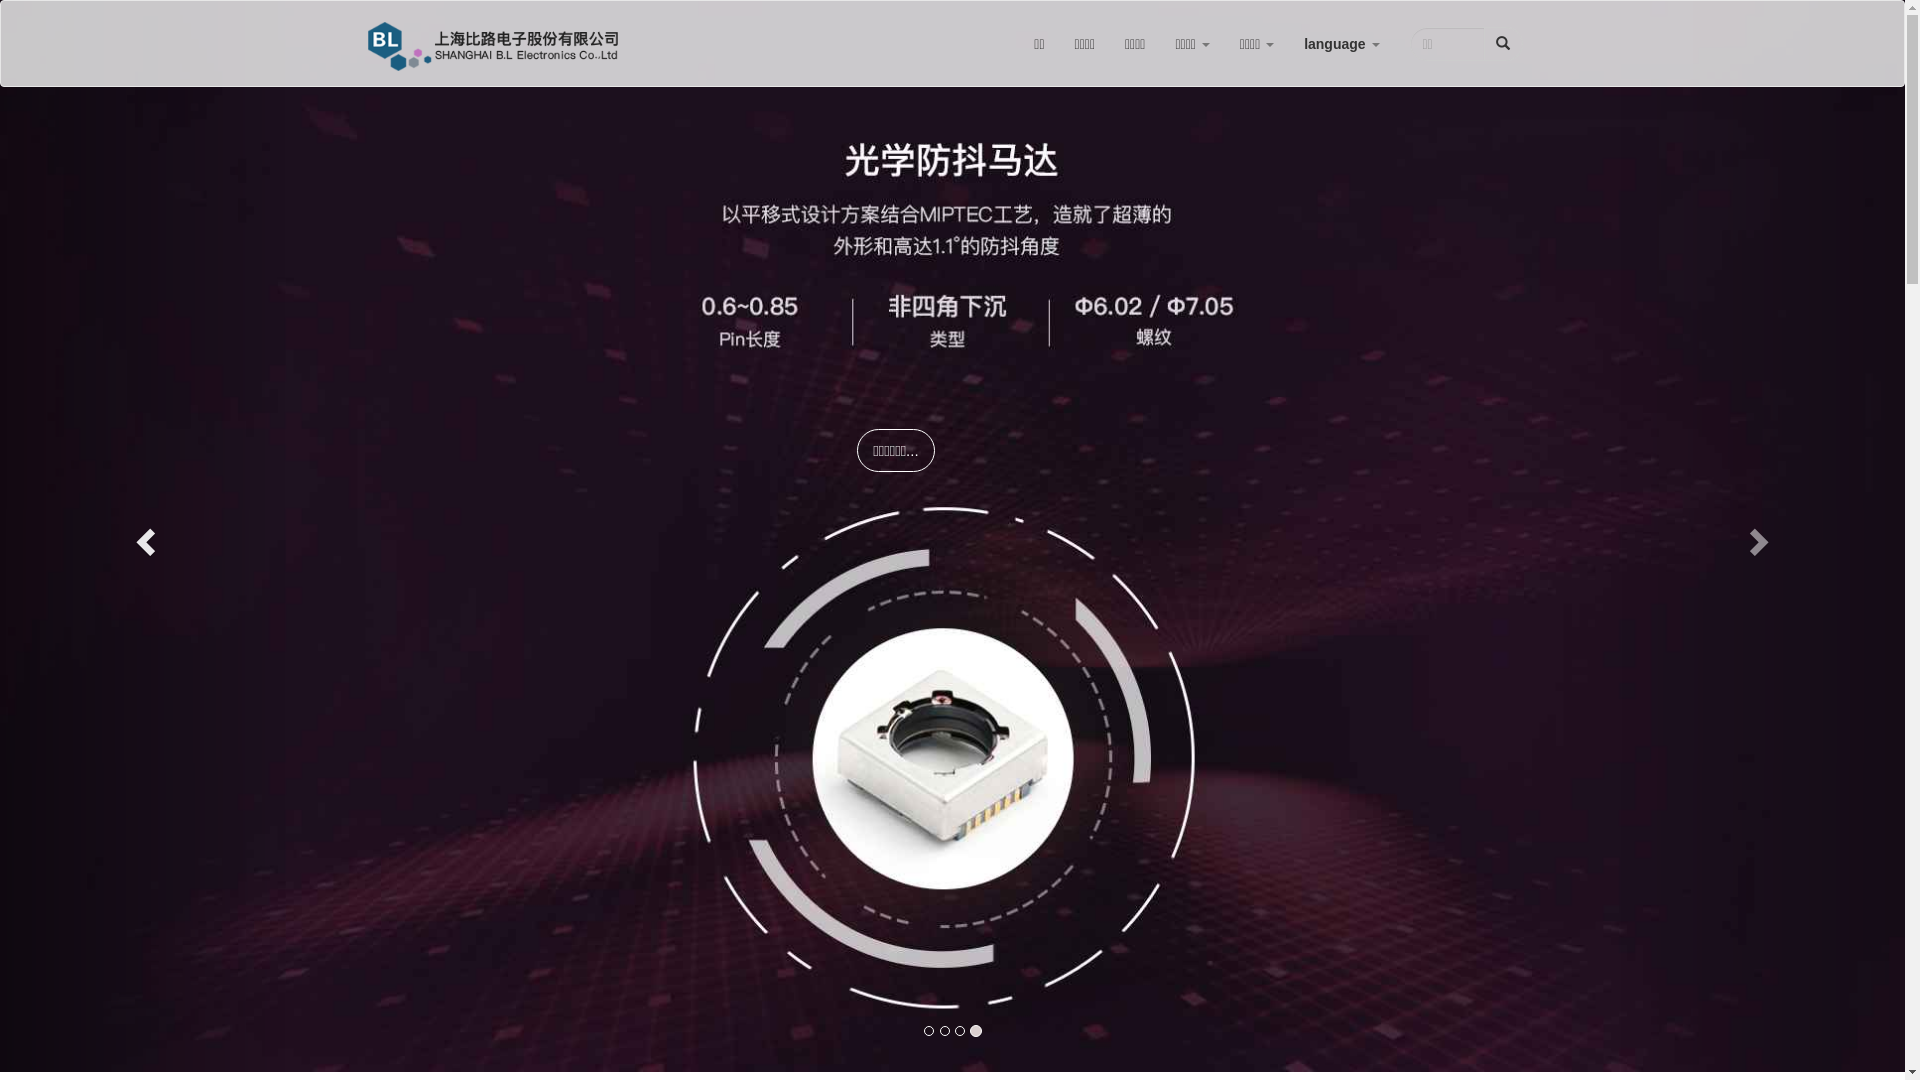 This screenshot has width=1920, height=1080. I want to click on 'language', so click(1289, 43).